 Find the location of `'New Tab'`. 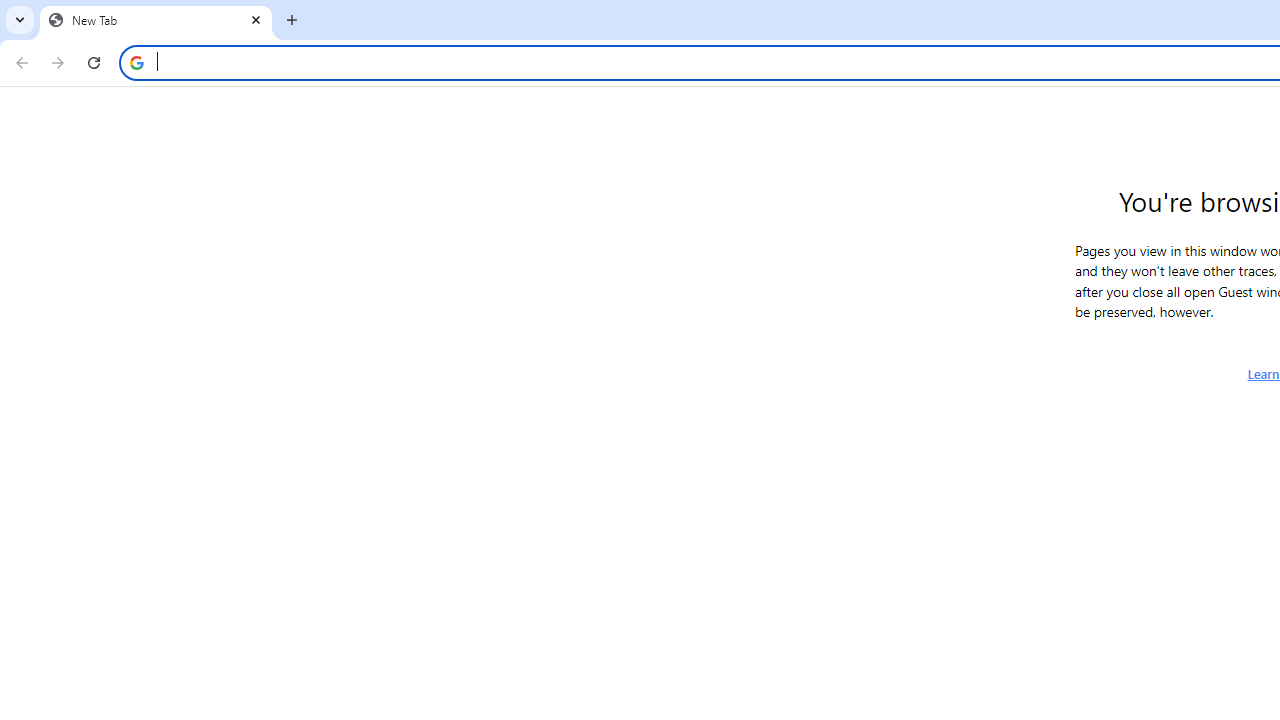

'New Tab' is located at coordinates (155, 20).